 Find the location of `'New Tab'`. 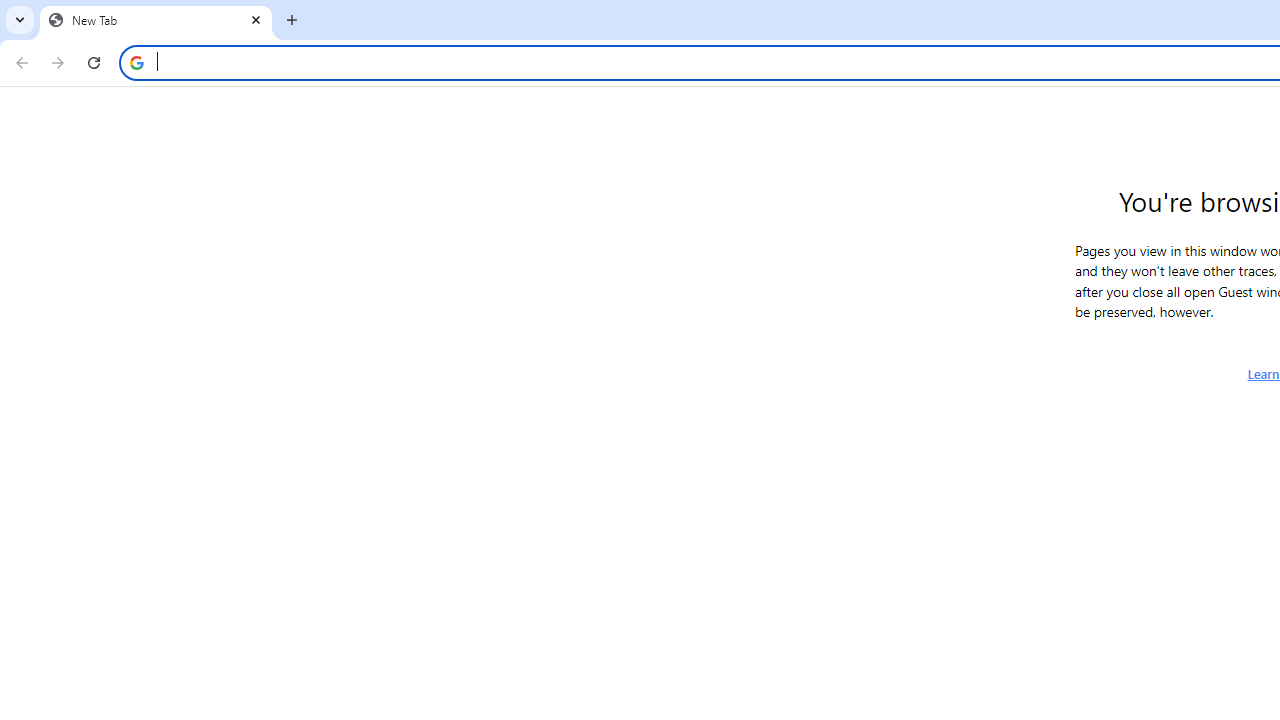

'New Tab' is located at coordinates (155, 20).